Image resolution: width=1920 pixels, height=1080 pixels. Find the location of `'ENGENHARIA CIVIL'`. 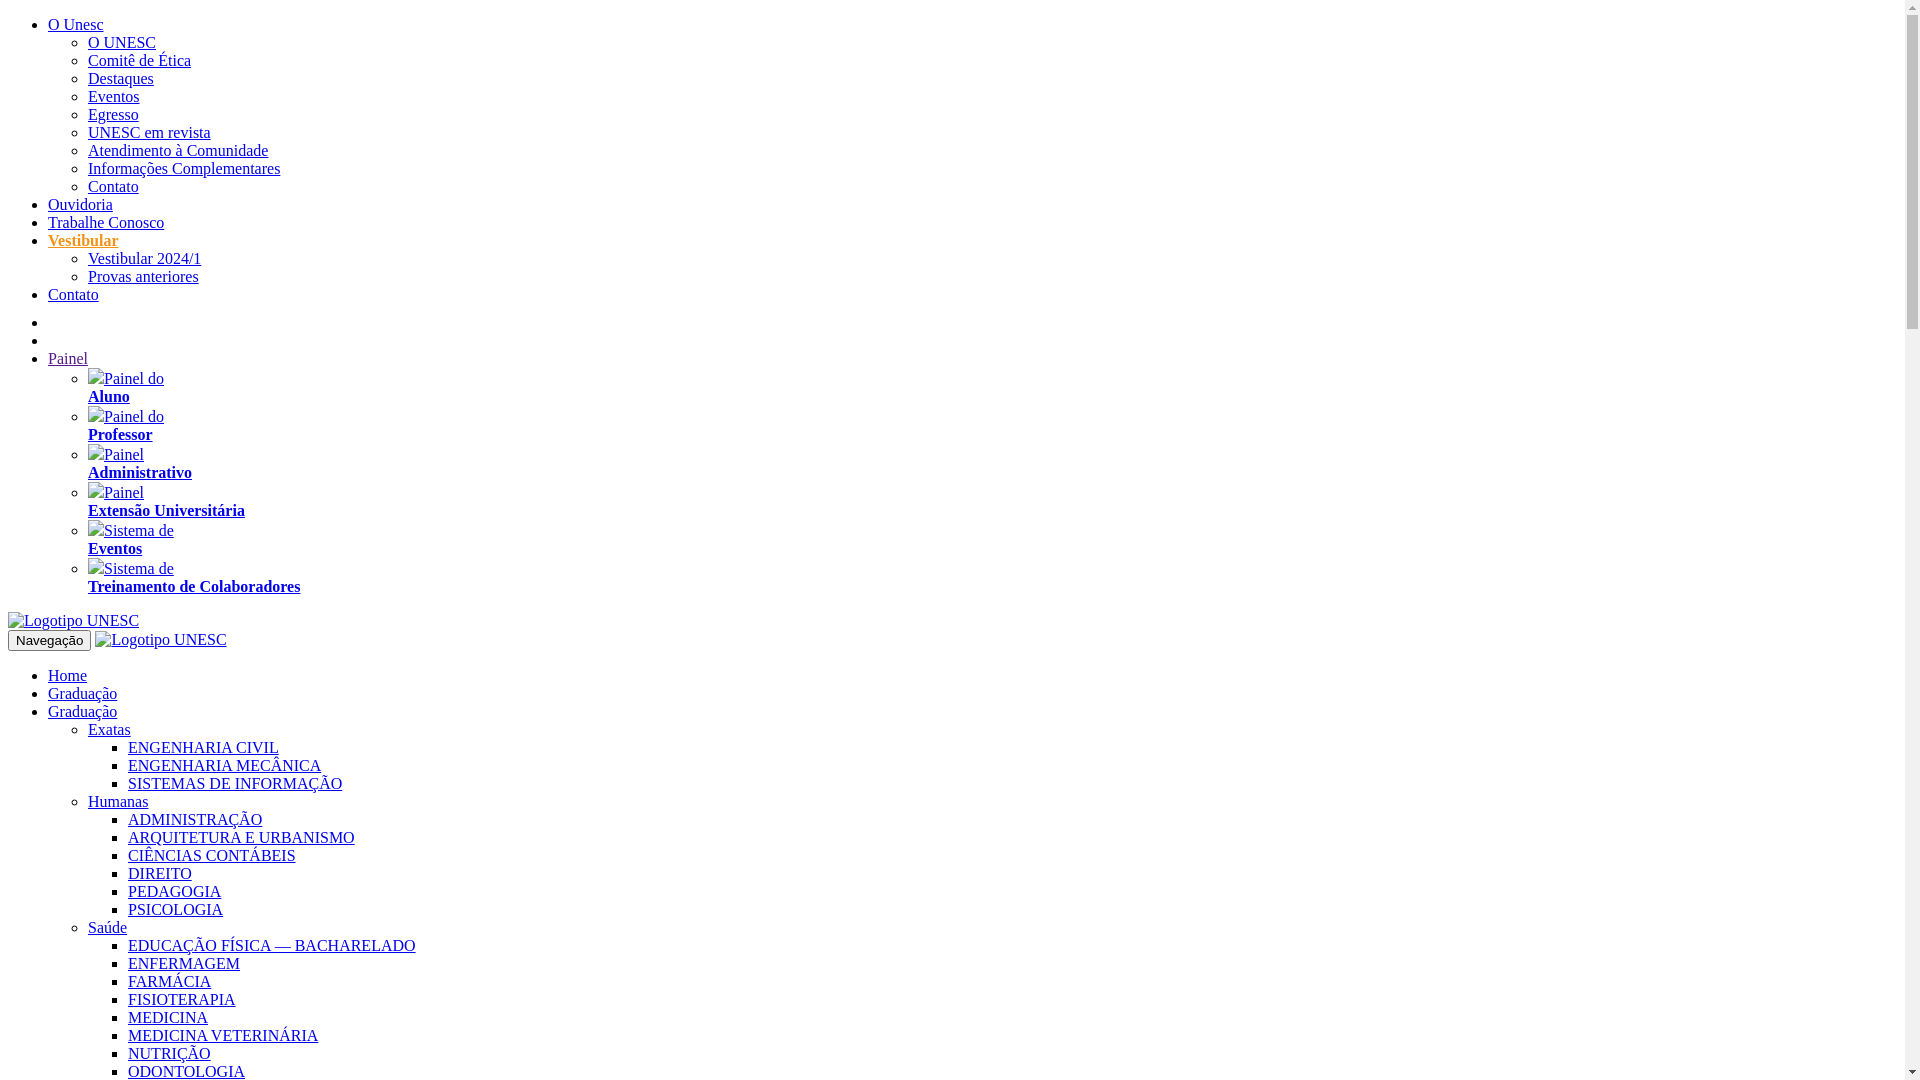

'ENGENHARIA CIVIL' is located at coordinates (203, 747).